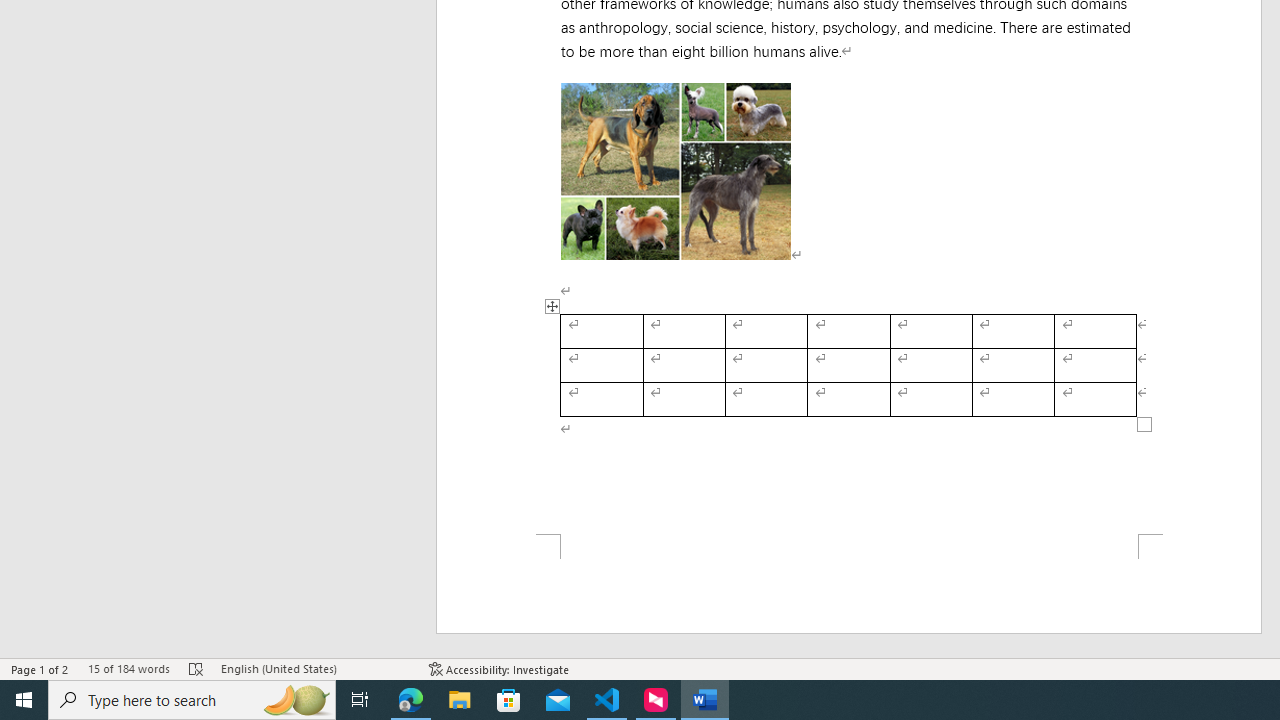 This screenshot has height=720, width=1280. What do you see at coordinates (314, 669) in the screenshot?
I see `'Language English (United States)'` at bounding box center [314, 669].